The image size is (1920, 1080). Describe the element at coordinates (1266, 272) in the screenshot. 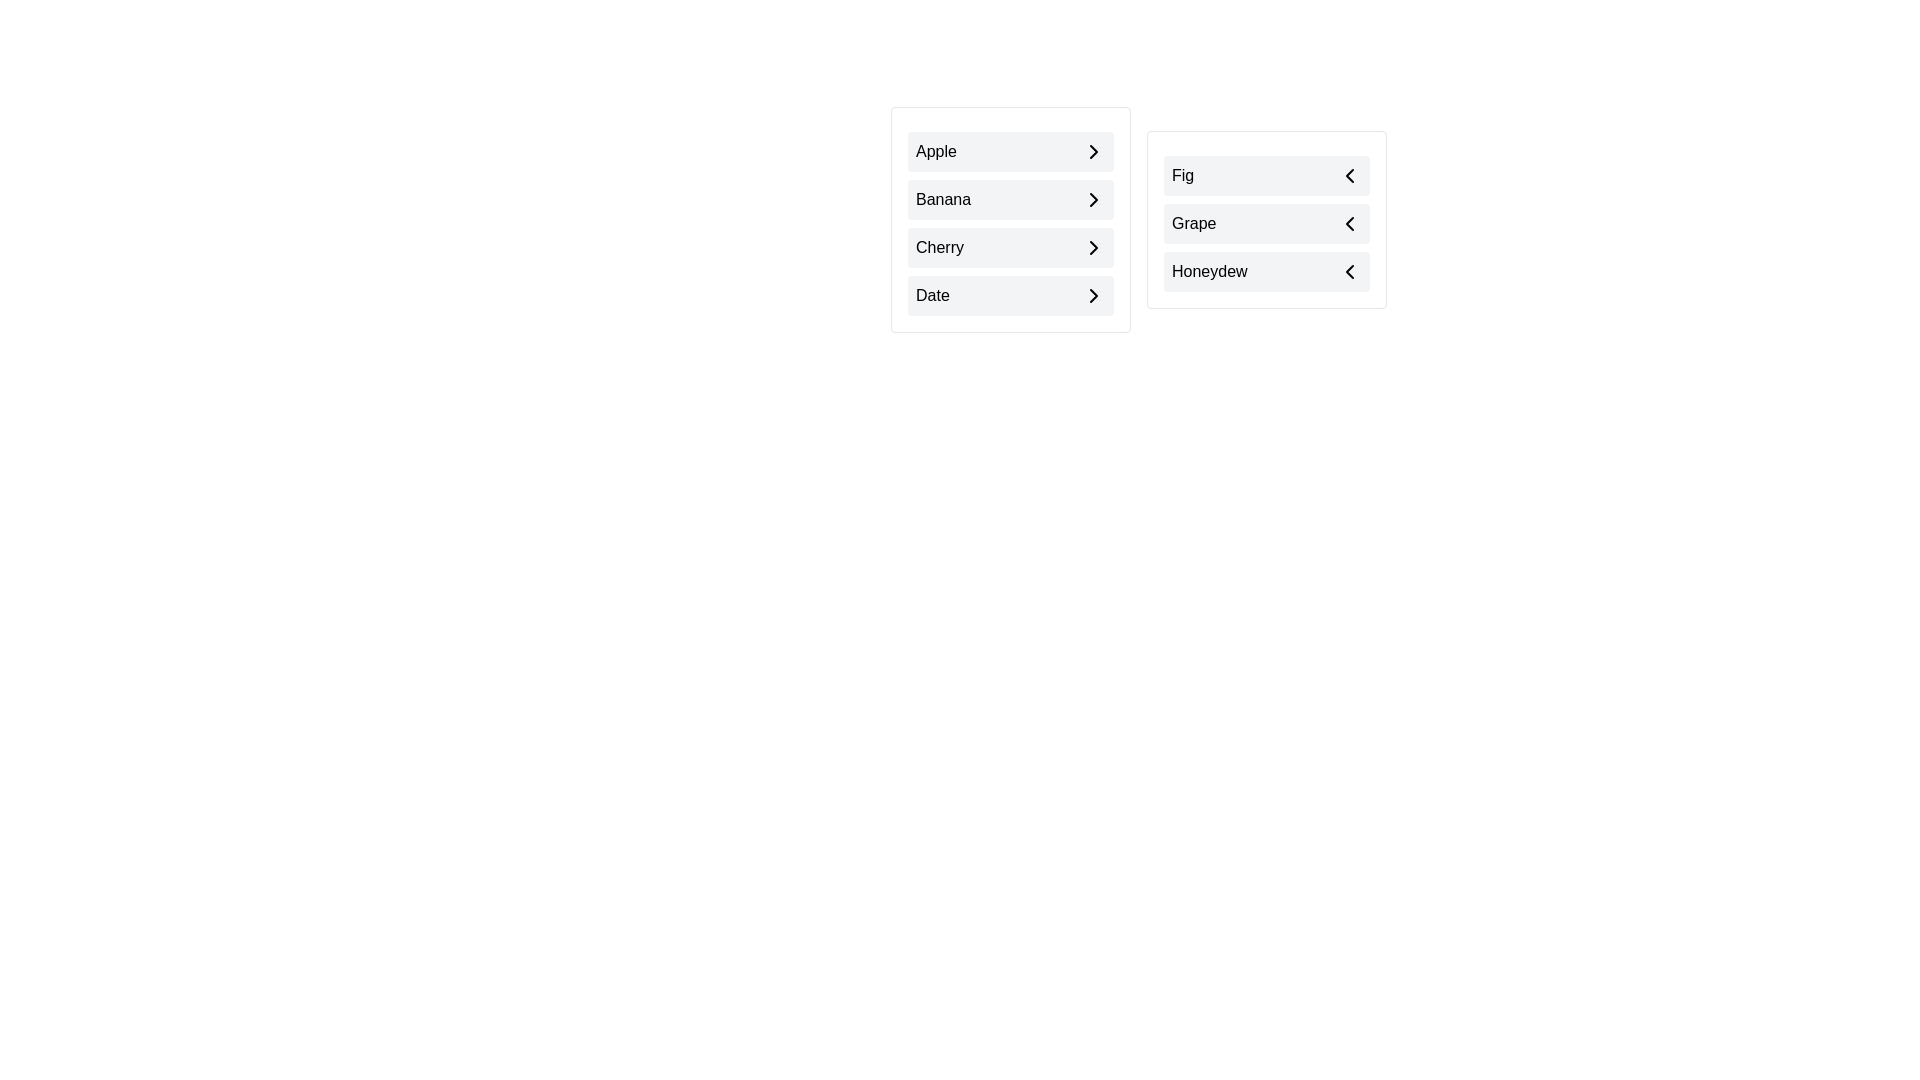

I see `the item Honeydew in the list` at that location.